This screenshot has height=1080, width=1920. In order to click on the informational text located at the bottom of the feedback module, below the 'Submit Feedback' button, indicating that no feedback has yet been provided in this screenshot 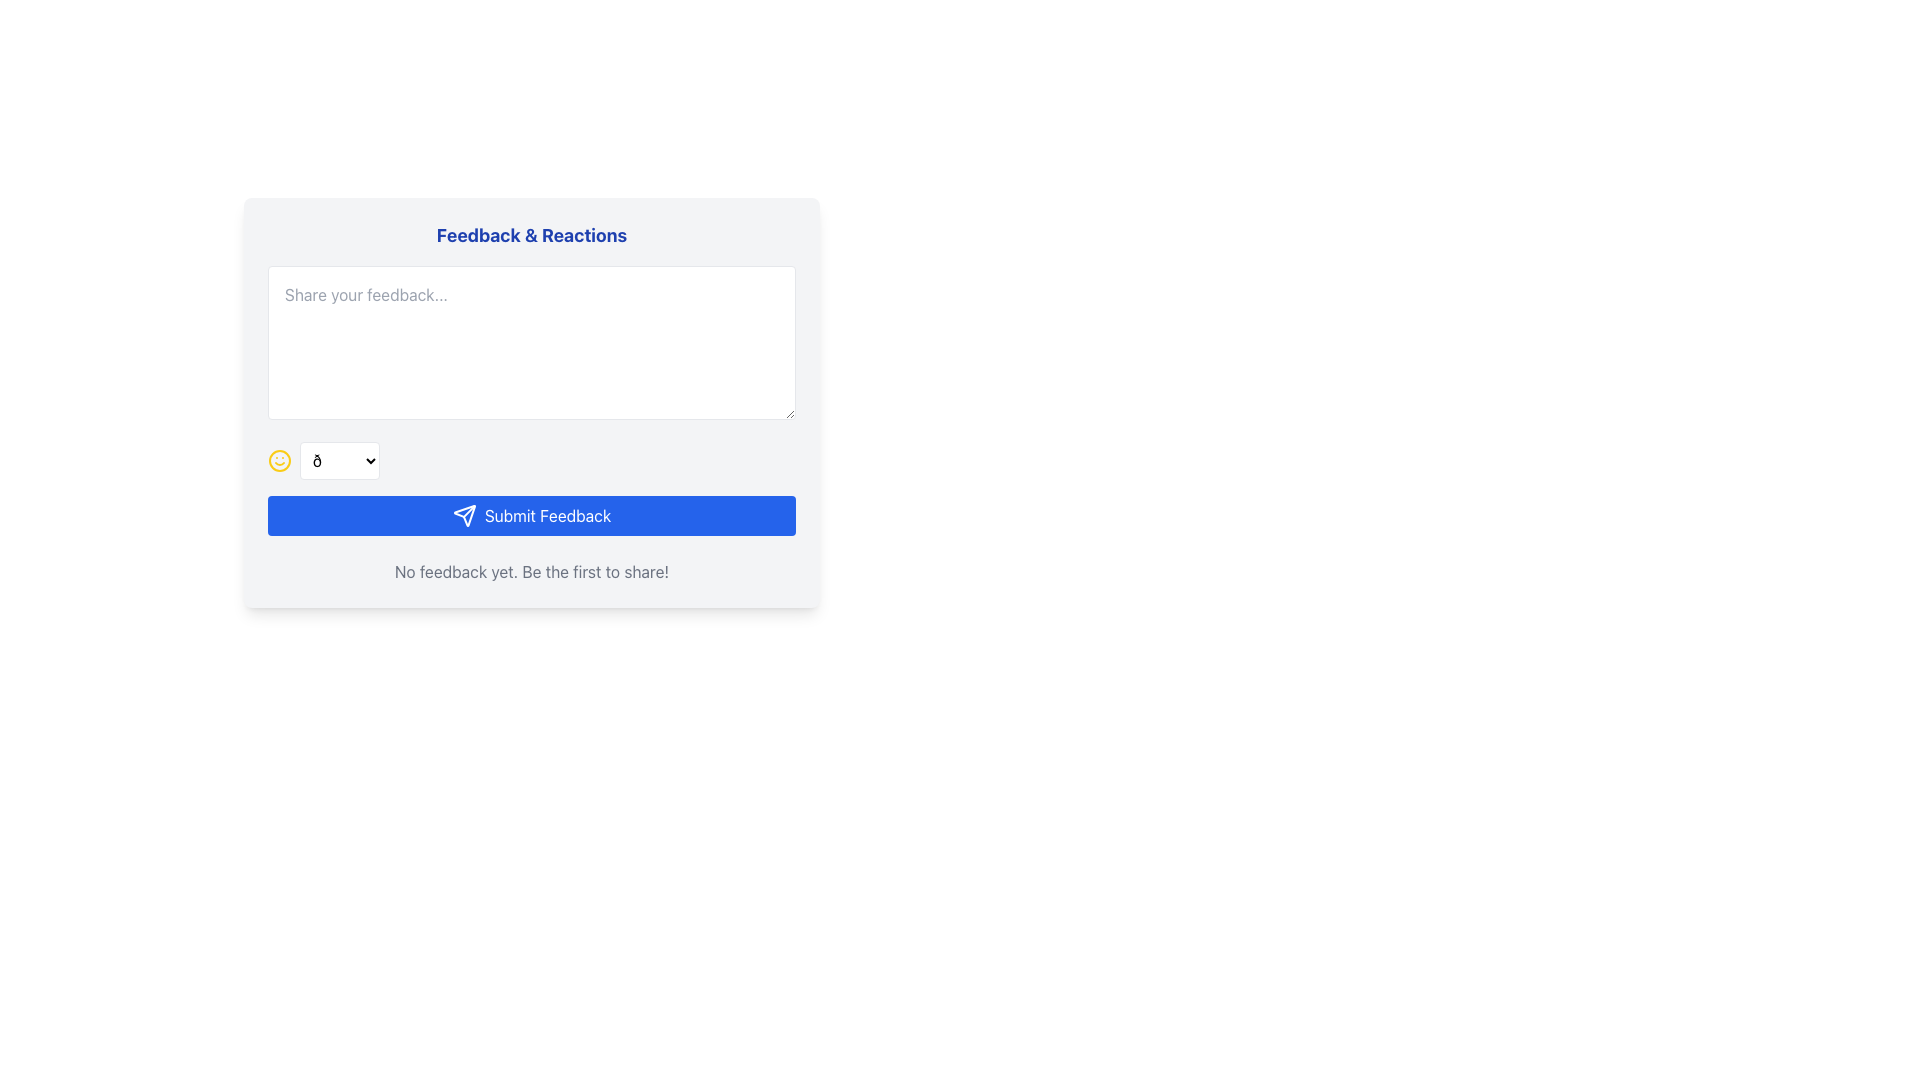, I will do `click(532, 571)`.